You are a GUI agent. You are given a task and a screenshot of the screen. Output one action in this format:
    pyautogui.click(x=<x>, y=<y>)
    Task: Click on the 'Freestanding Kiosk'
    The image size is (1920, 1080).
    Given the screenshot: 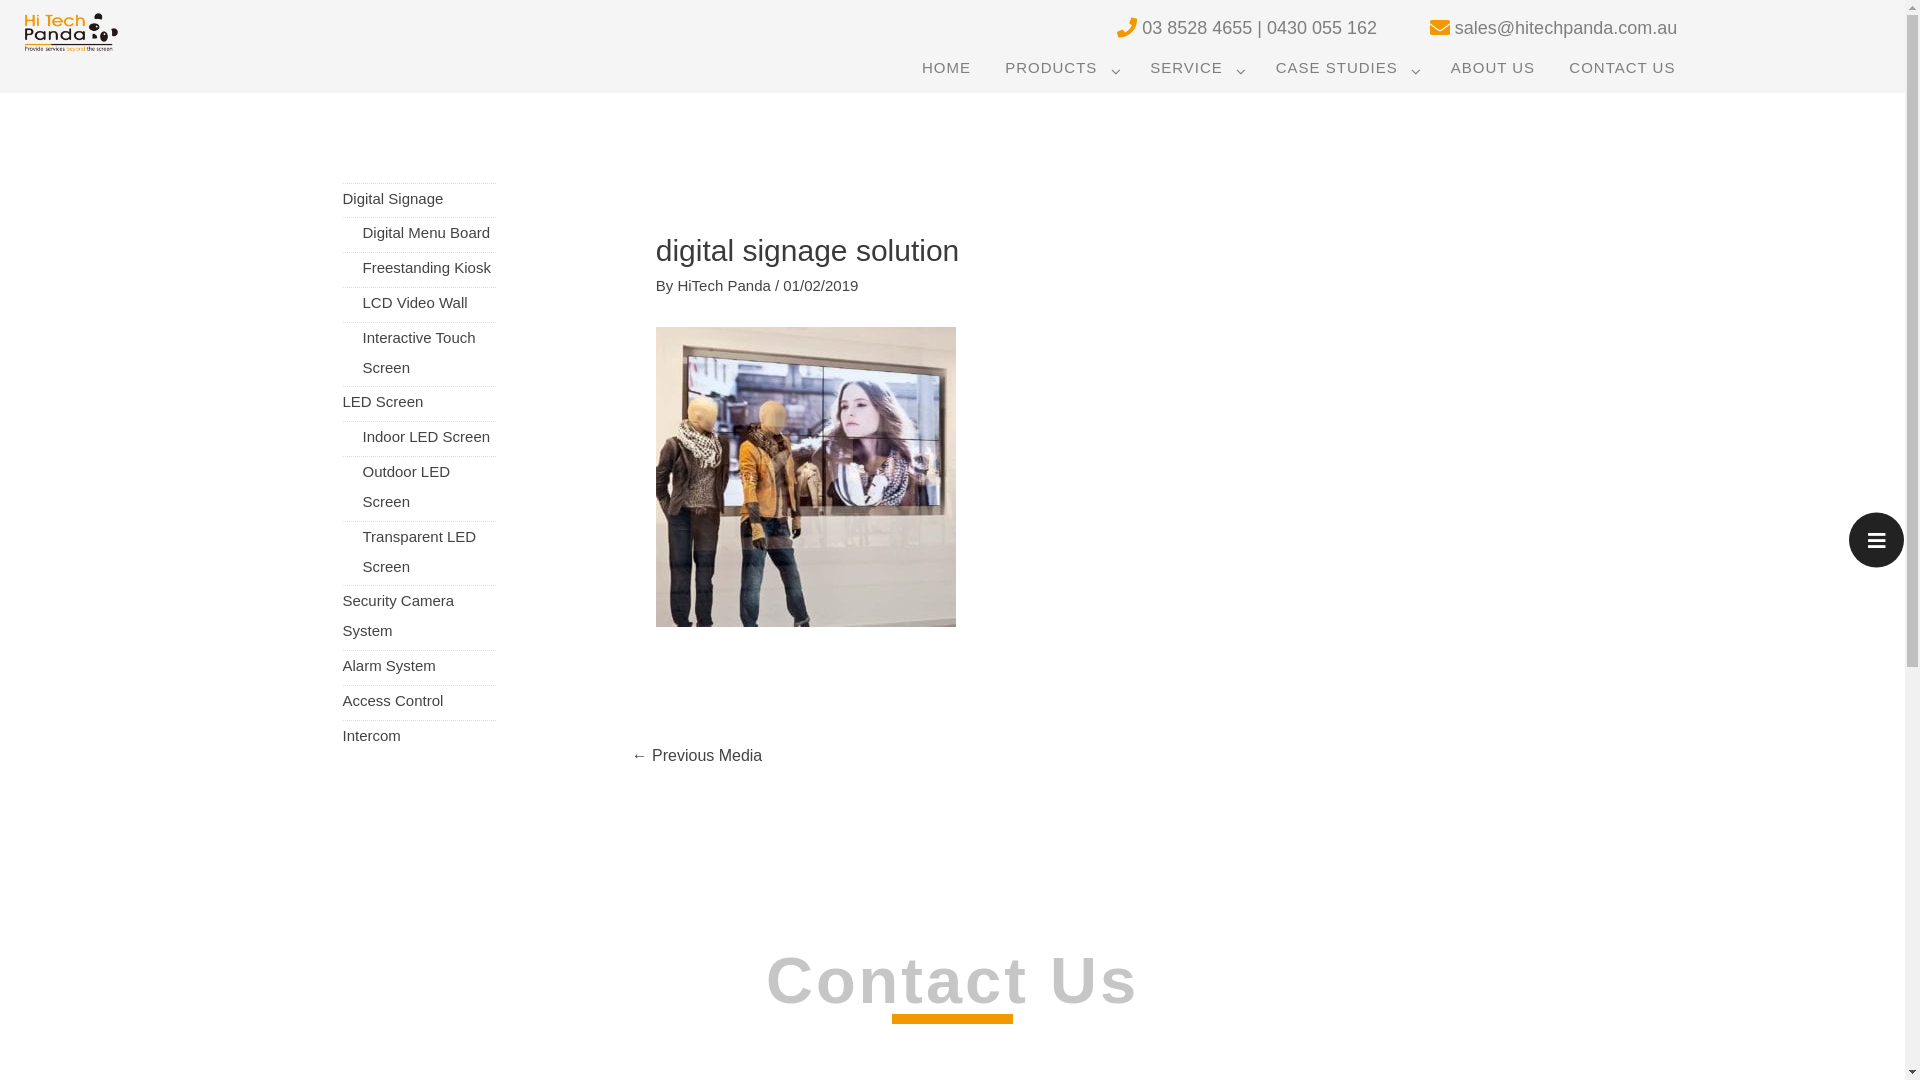 What is the action you would take?
    pyautogui.click(x=425, y=266)
    